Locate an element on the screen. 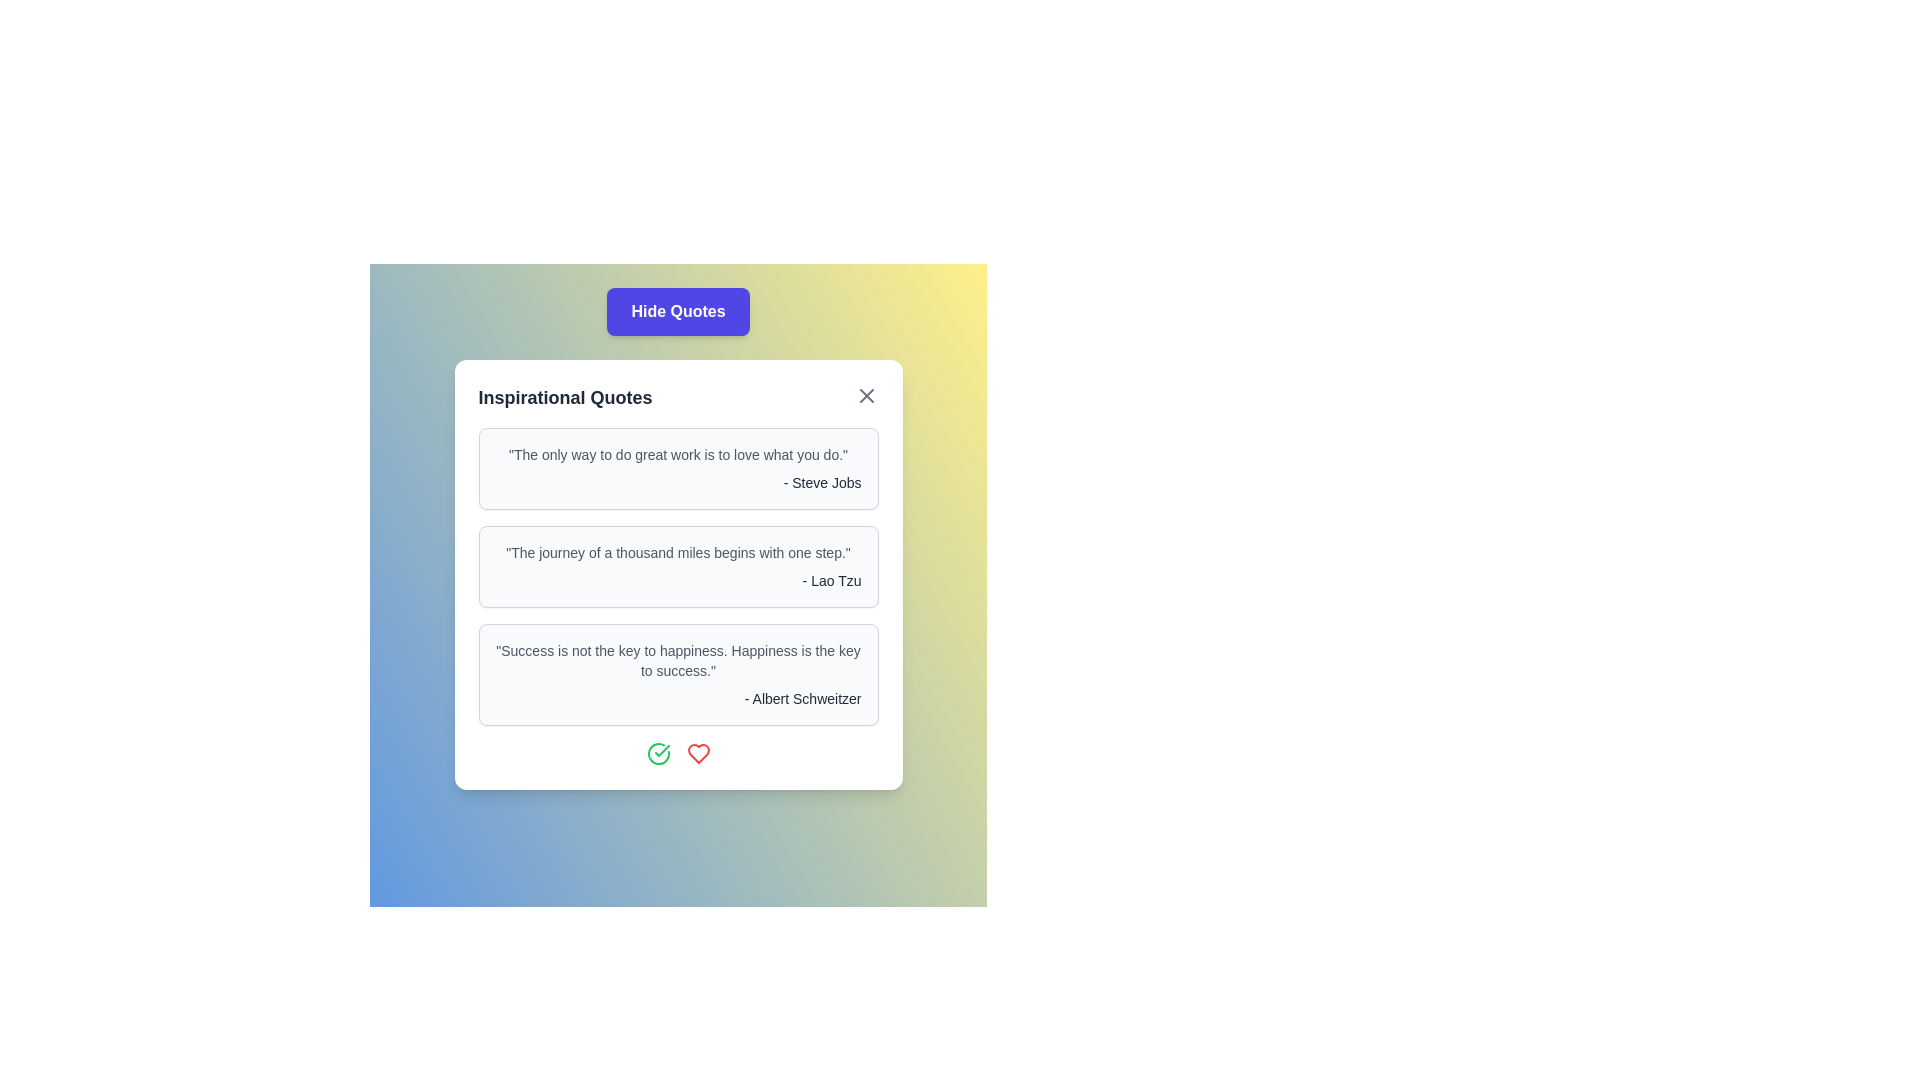 The image size is (1920, 1080). the circular icon button with a green outline and checkmark symbol is located at coordinates (658, 753).